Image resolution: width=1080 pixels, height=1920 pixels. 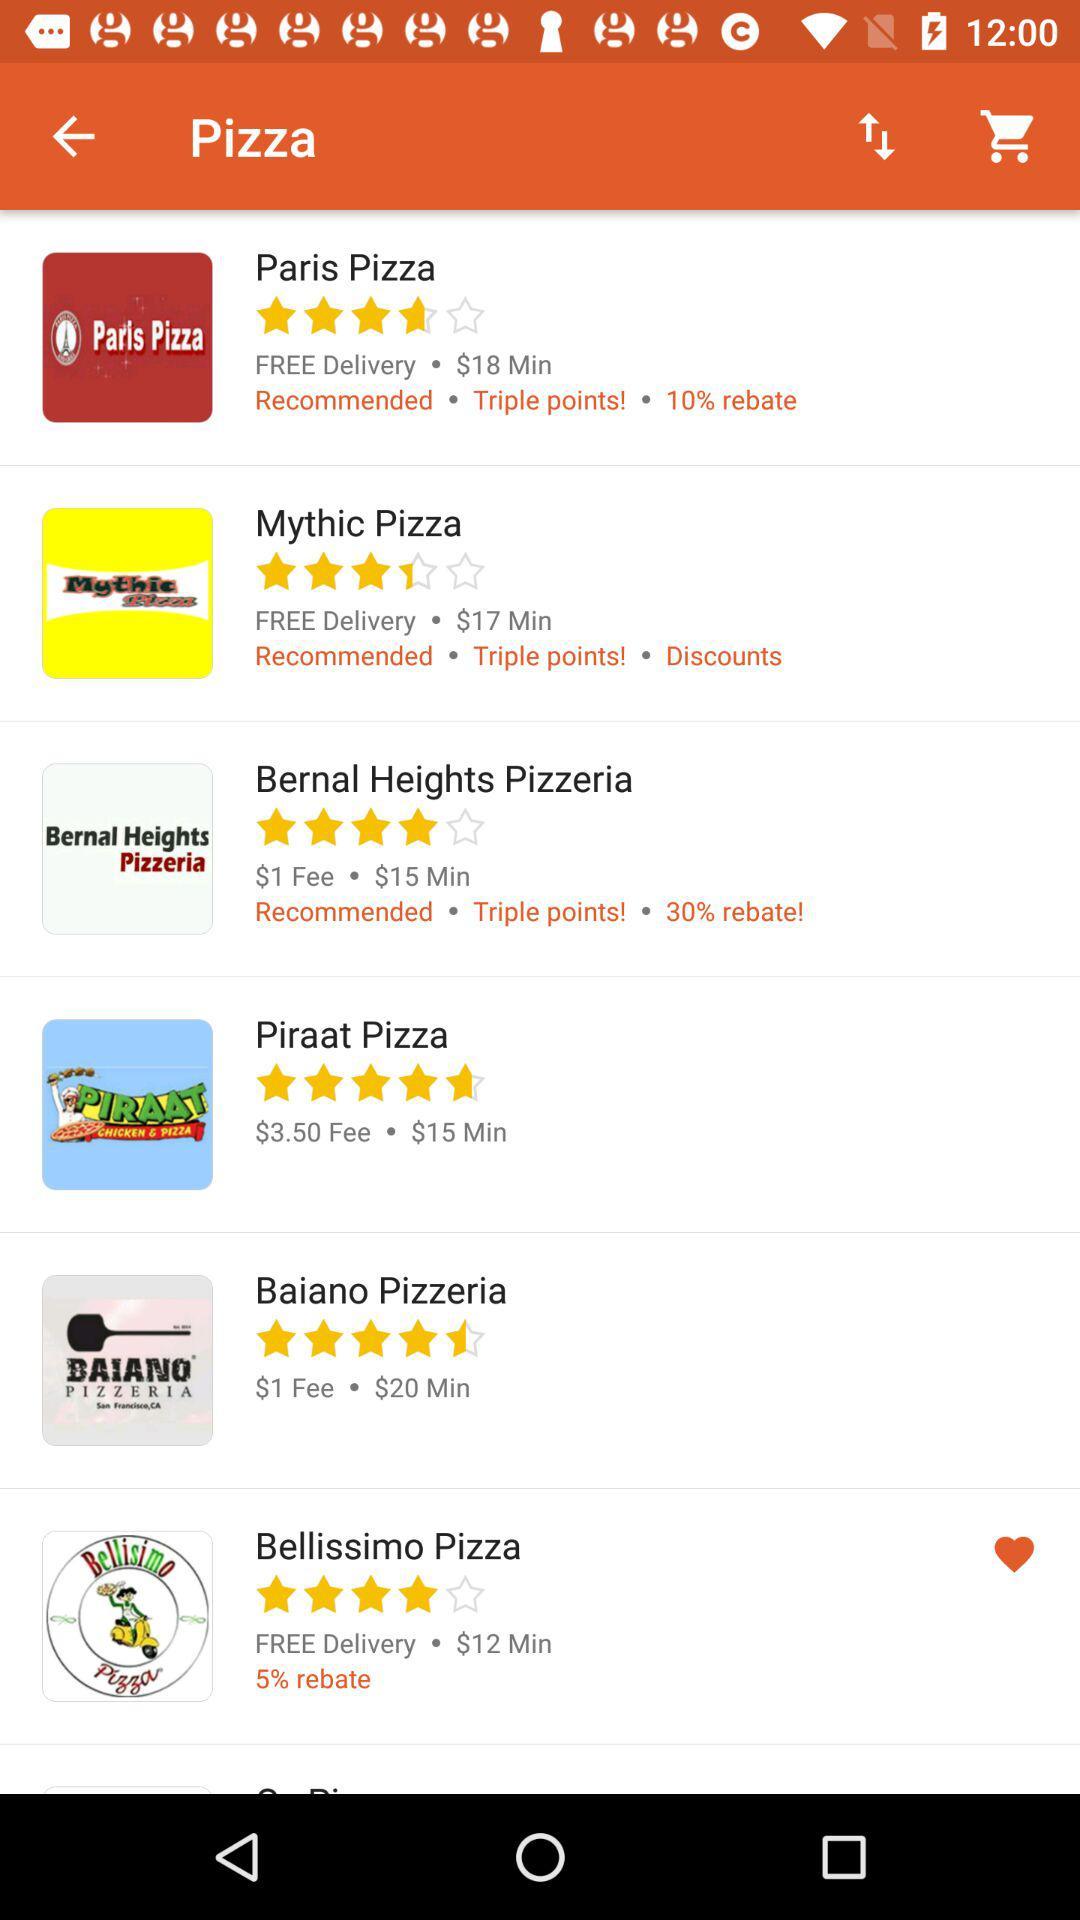 I want to click on the icon to the left of the pizza, so click(x=72, y=135).